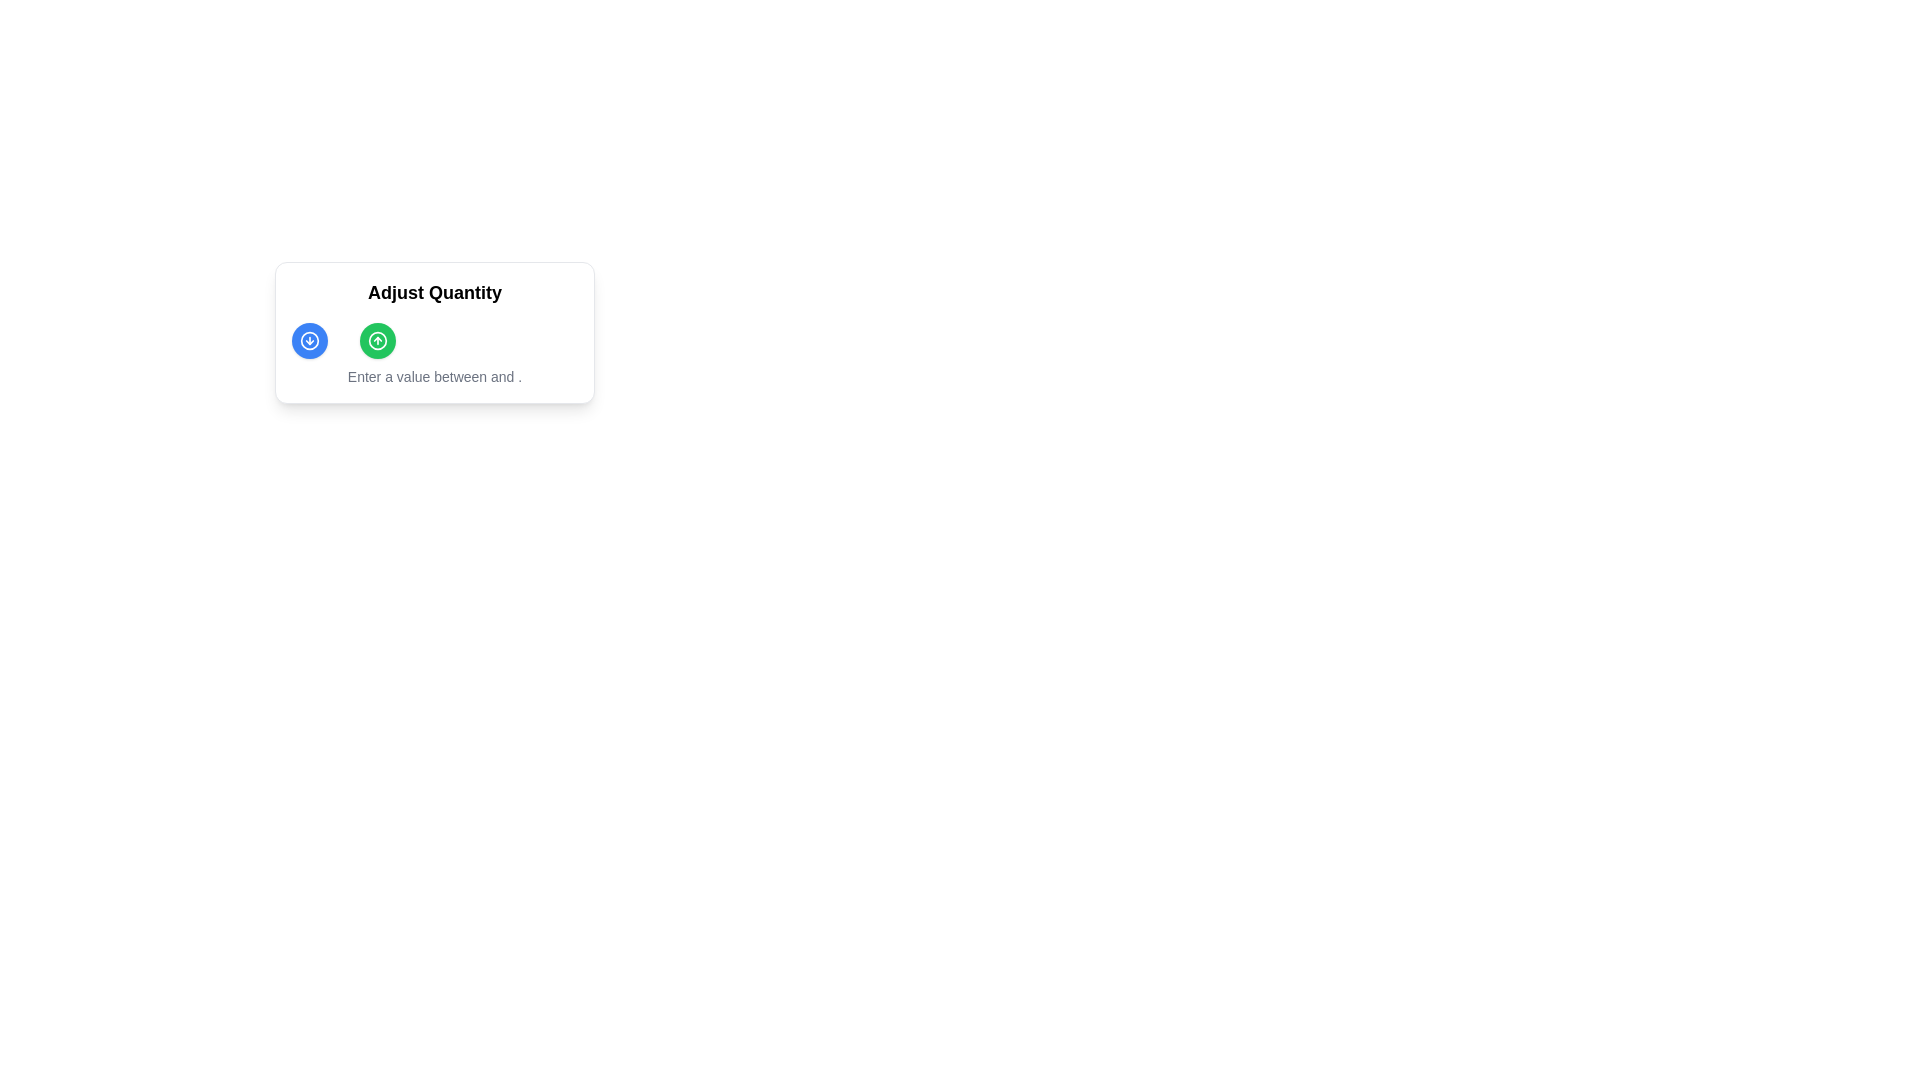 Image resolution: width=1920 pixels, height=1080 pixels. Describe the element at coordinates (378, 339) in the screenshot. I see `the green circular button with an upward-pointing white arrow to increment a value` at that location.